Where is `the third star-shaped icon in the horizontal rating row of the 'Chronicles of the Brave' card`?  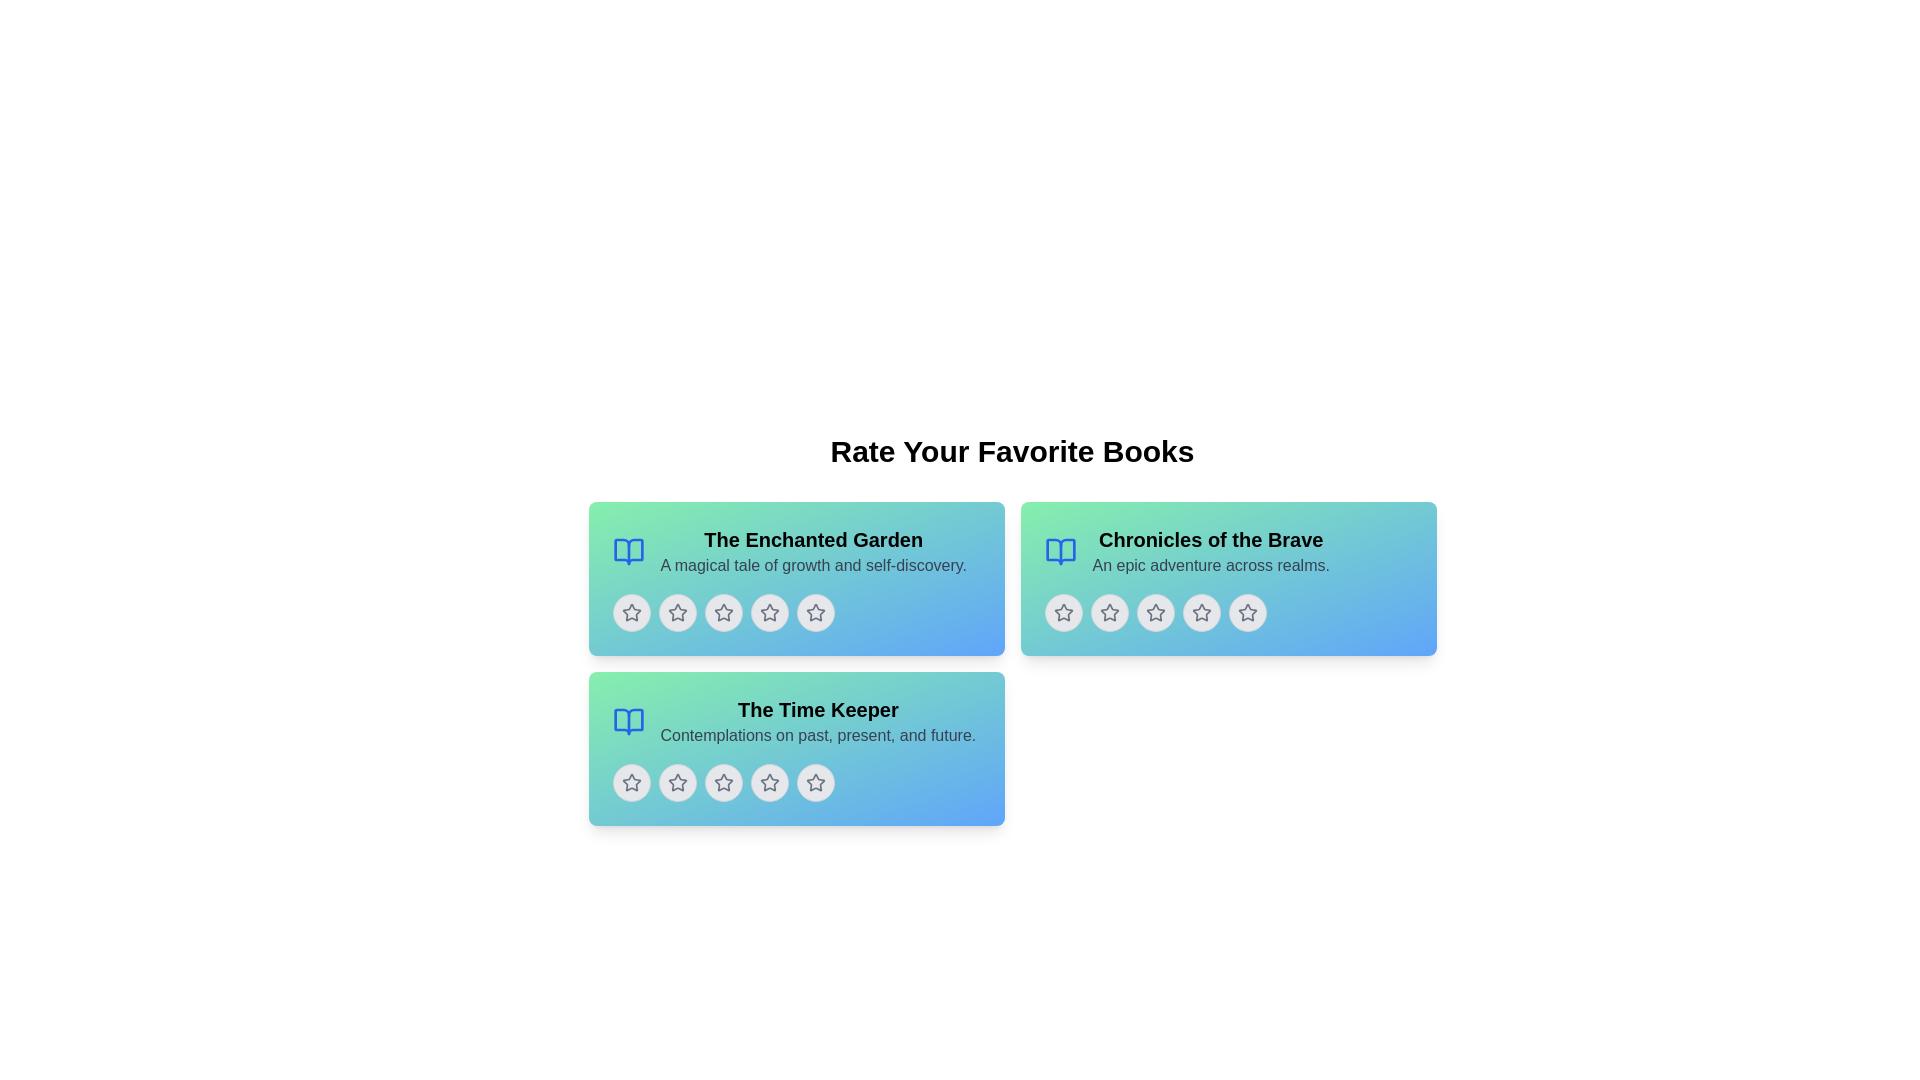 the third star-shaped icon in the horizontal rating row of the 'Chronicles of the Brave' card is located at coordinates (1062, 611).